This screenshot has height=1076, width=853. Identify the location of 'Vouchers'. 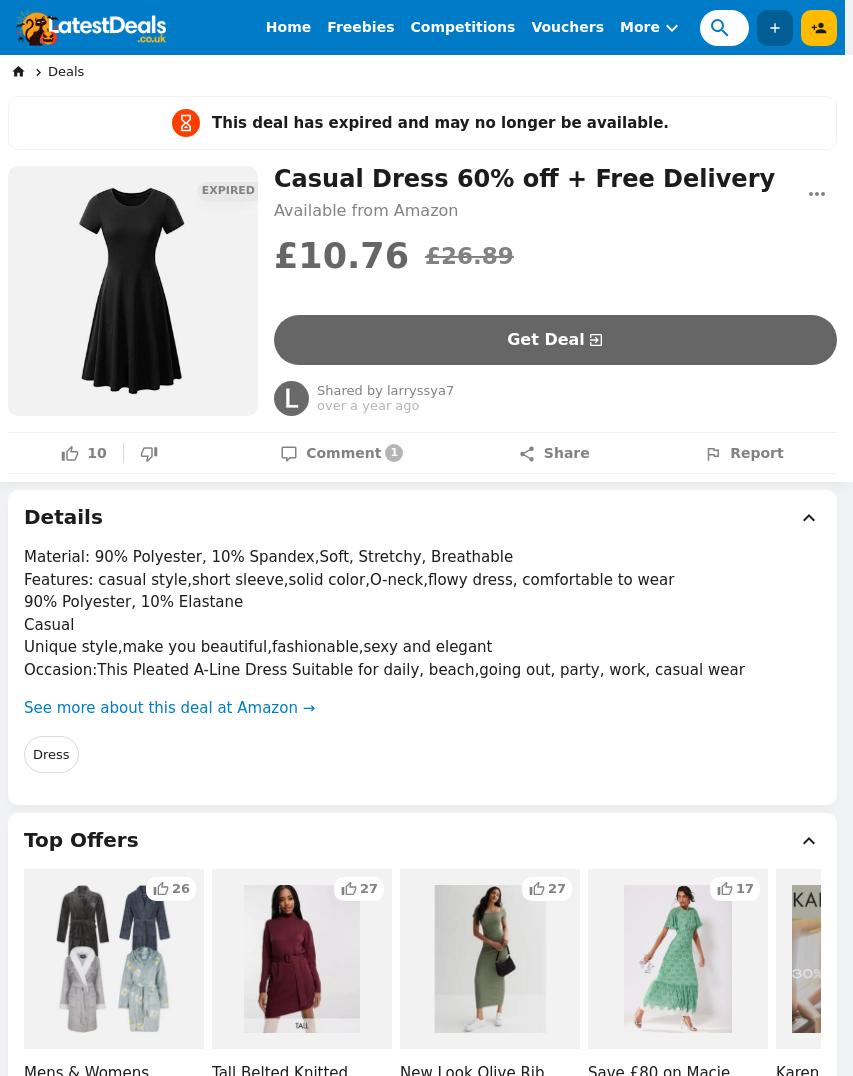
(567, 26).